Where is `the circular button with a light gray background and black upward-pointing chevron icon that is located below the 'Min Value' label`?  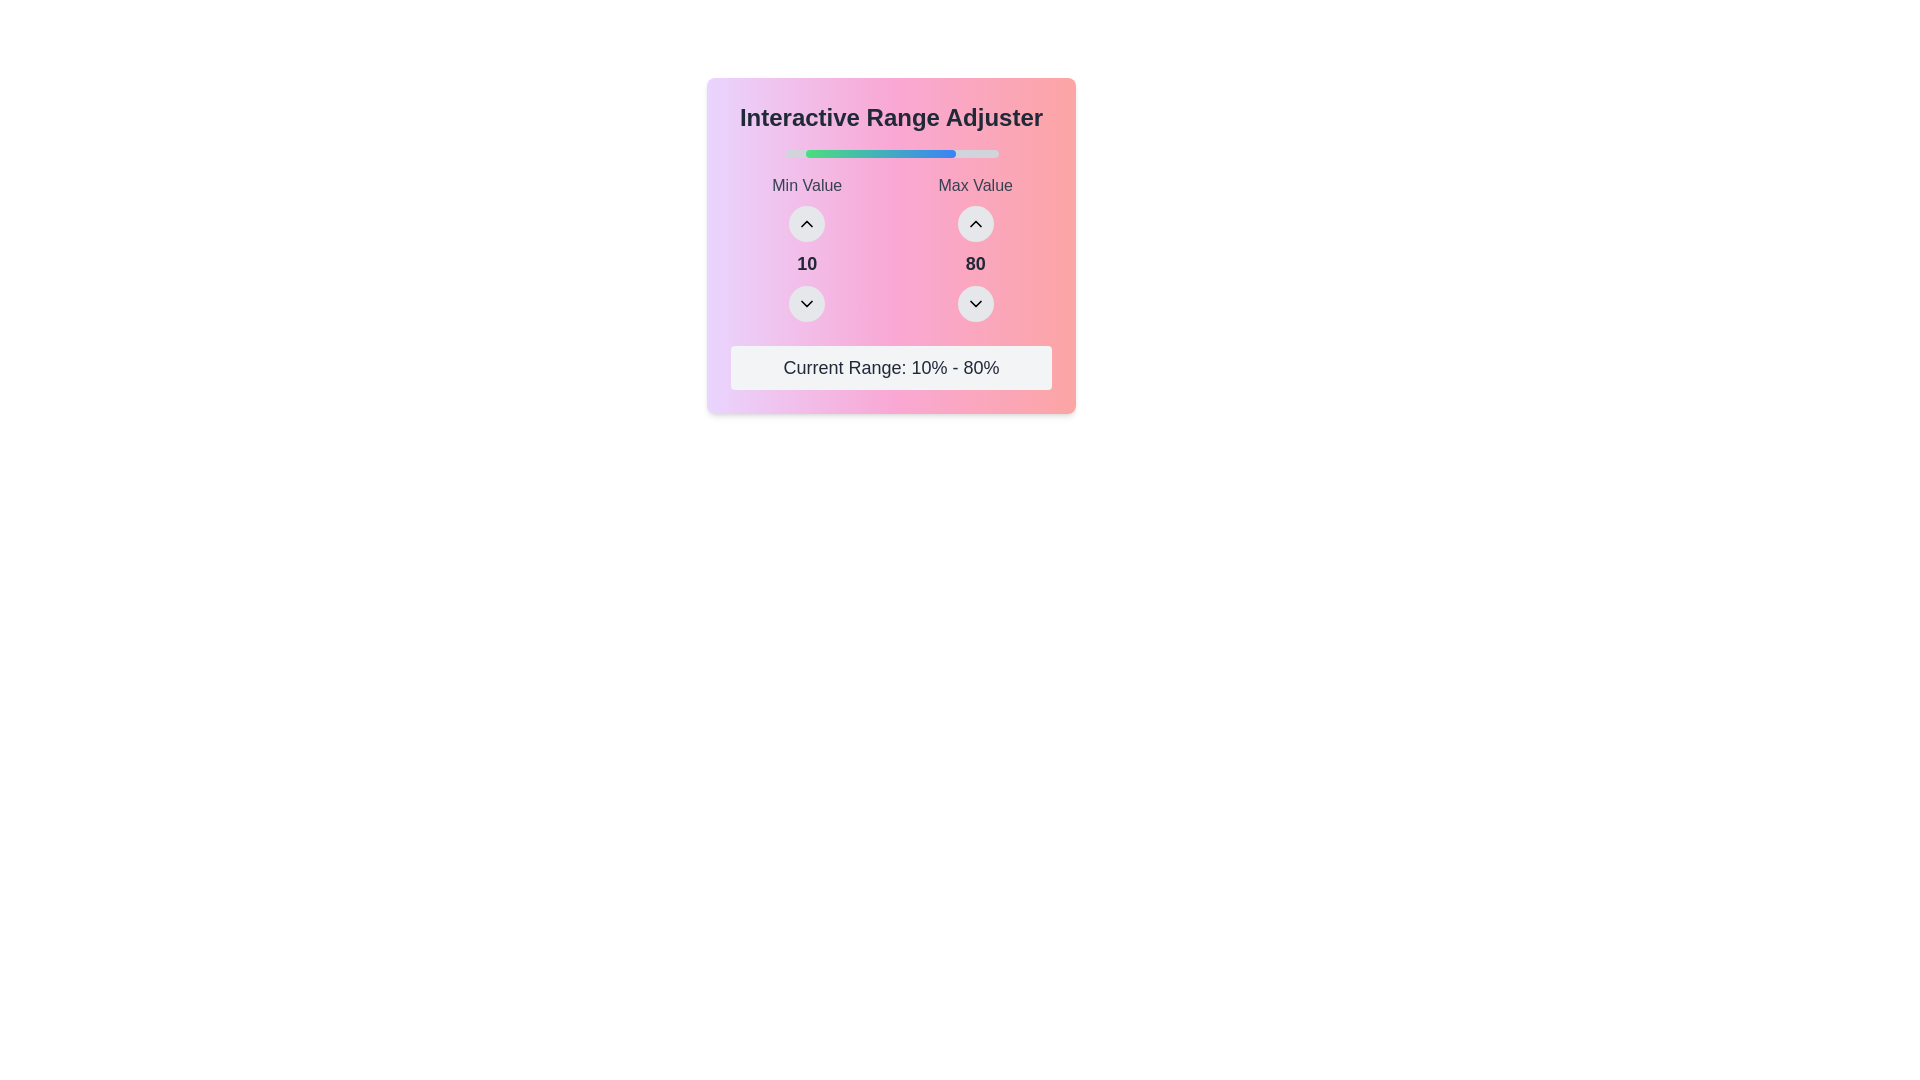 the circular button with a light gray background and black upward-pointing chevron icon that is located below the 'Min Value' label is located at coordinates (807, 223).